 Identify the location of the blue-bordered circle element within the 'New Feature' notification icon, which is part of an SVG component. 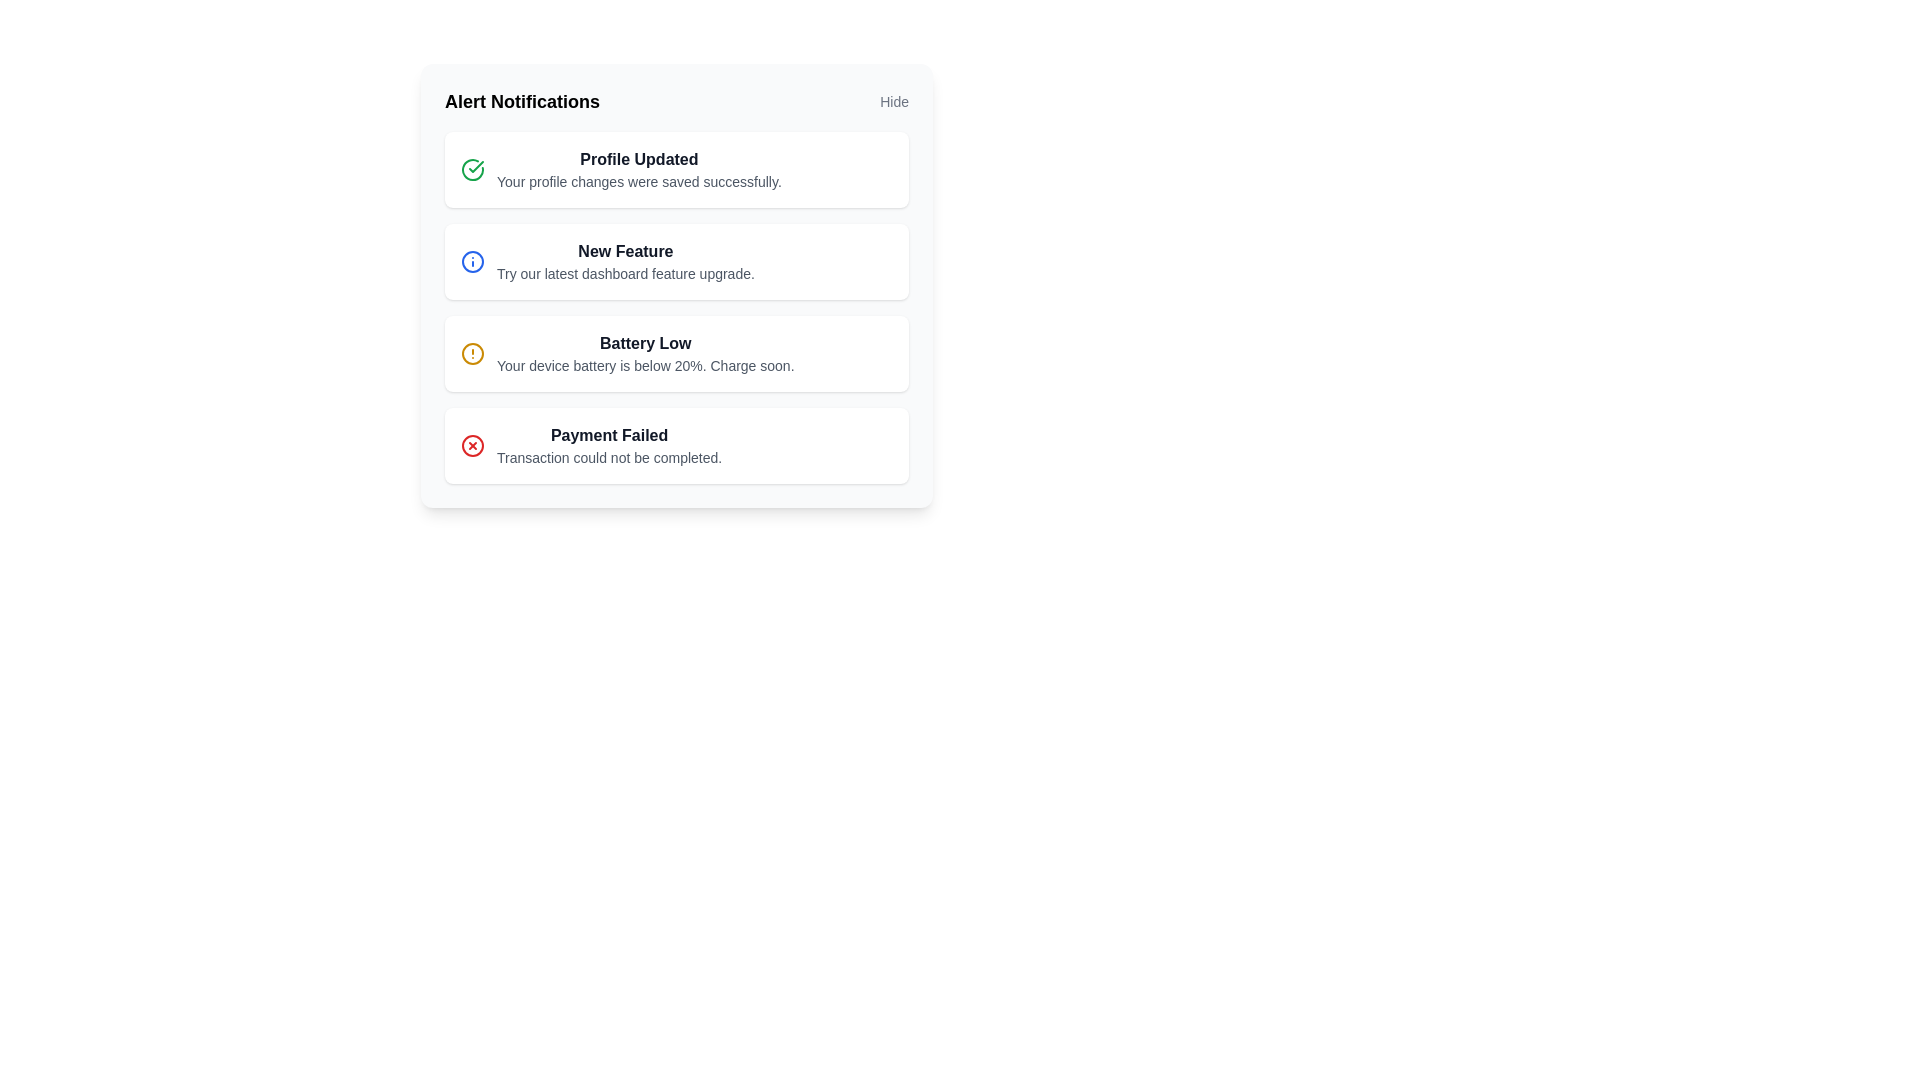
(472, 261).